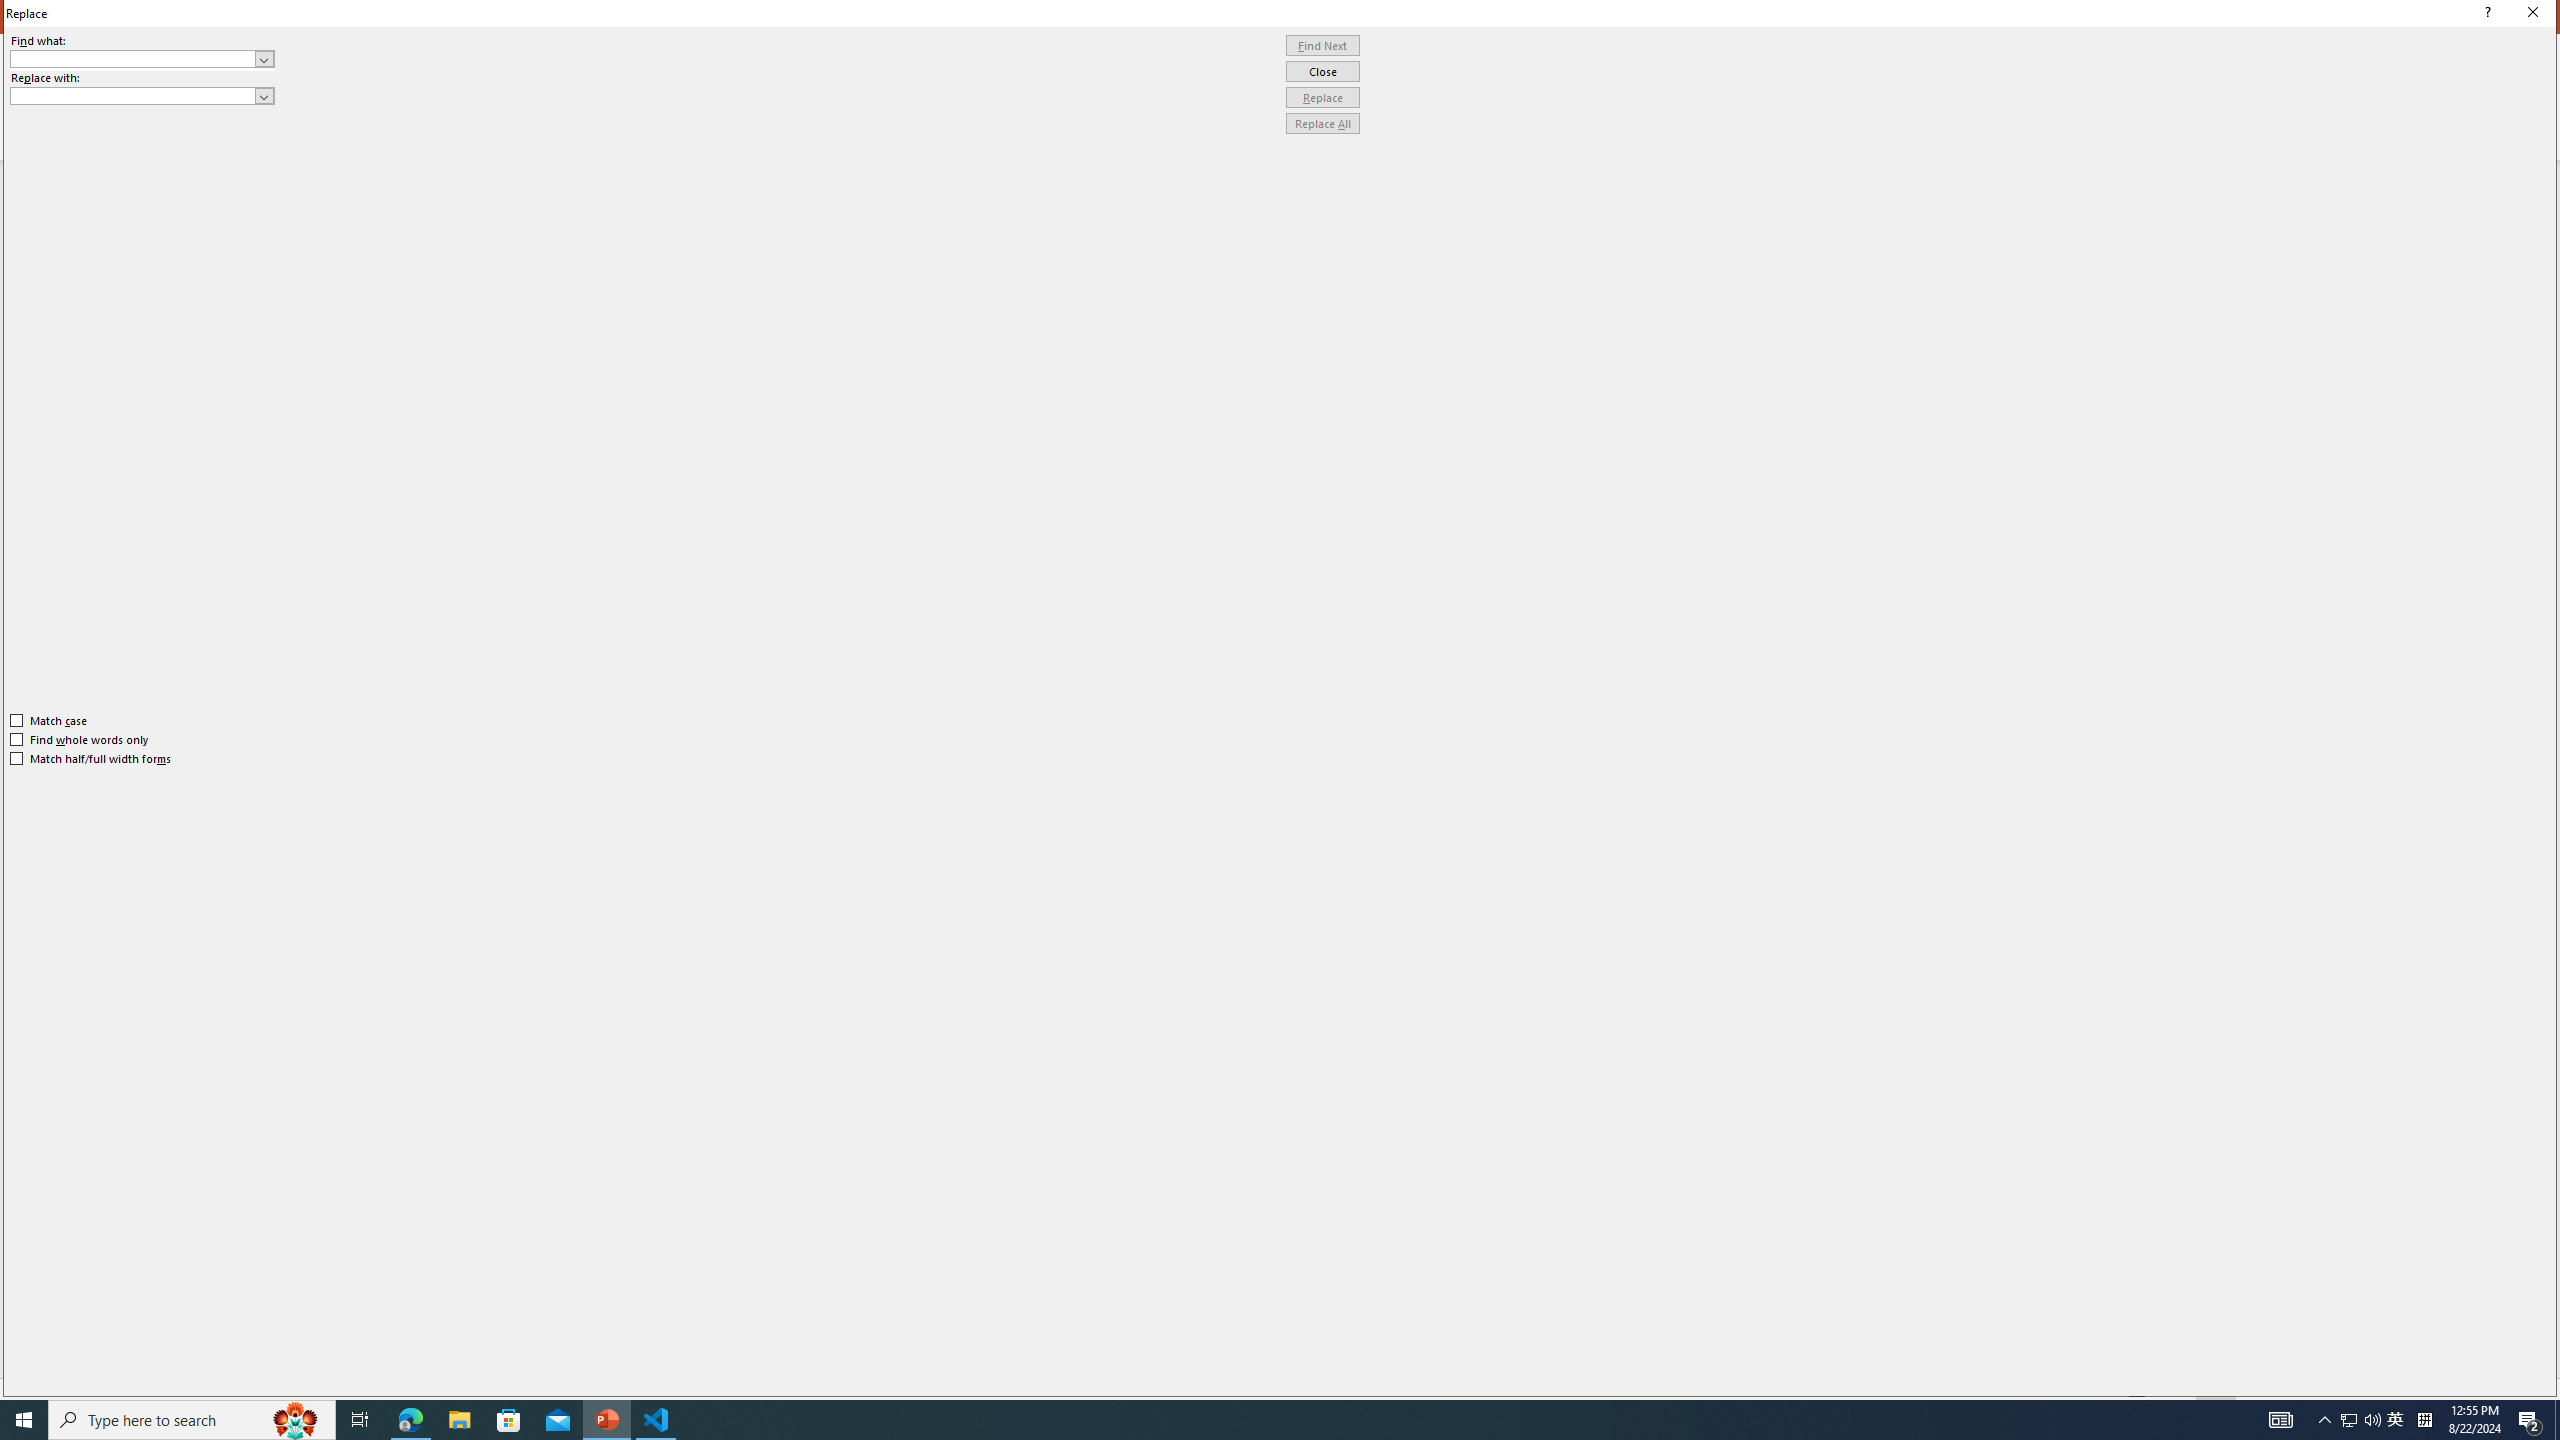  I want to click on 'Find what', so click(142, 58).